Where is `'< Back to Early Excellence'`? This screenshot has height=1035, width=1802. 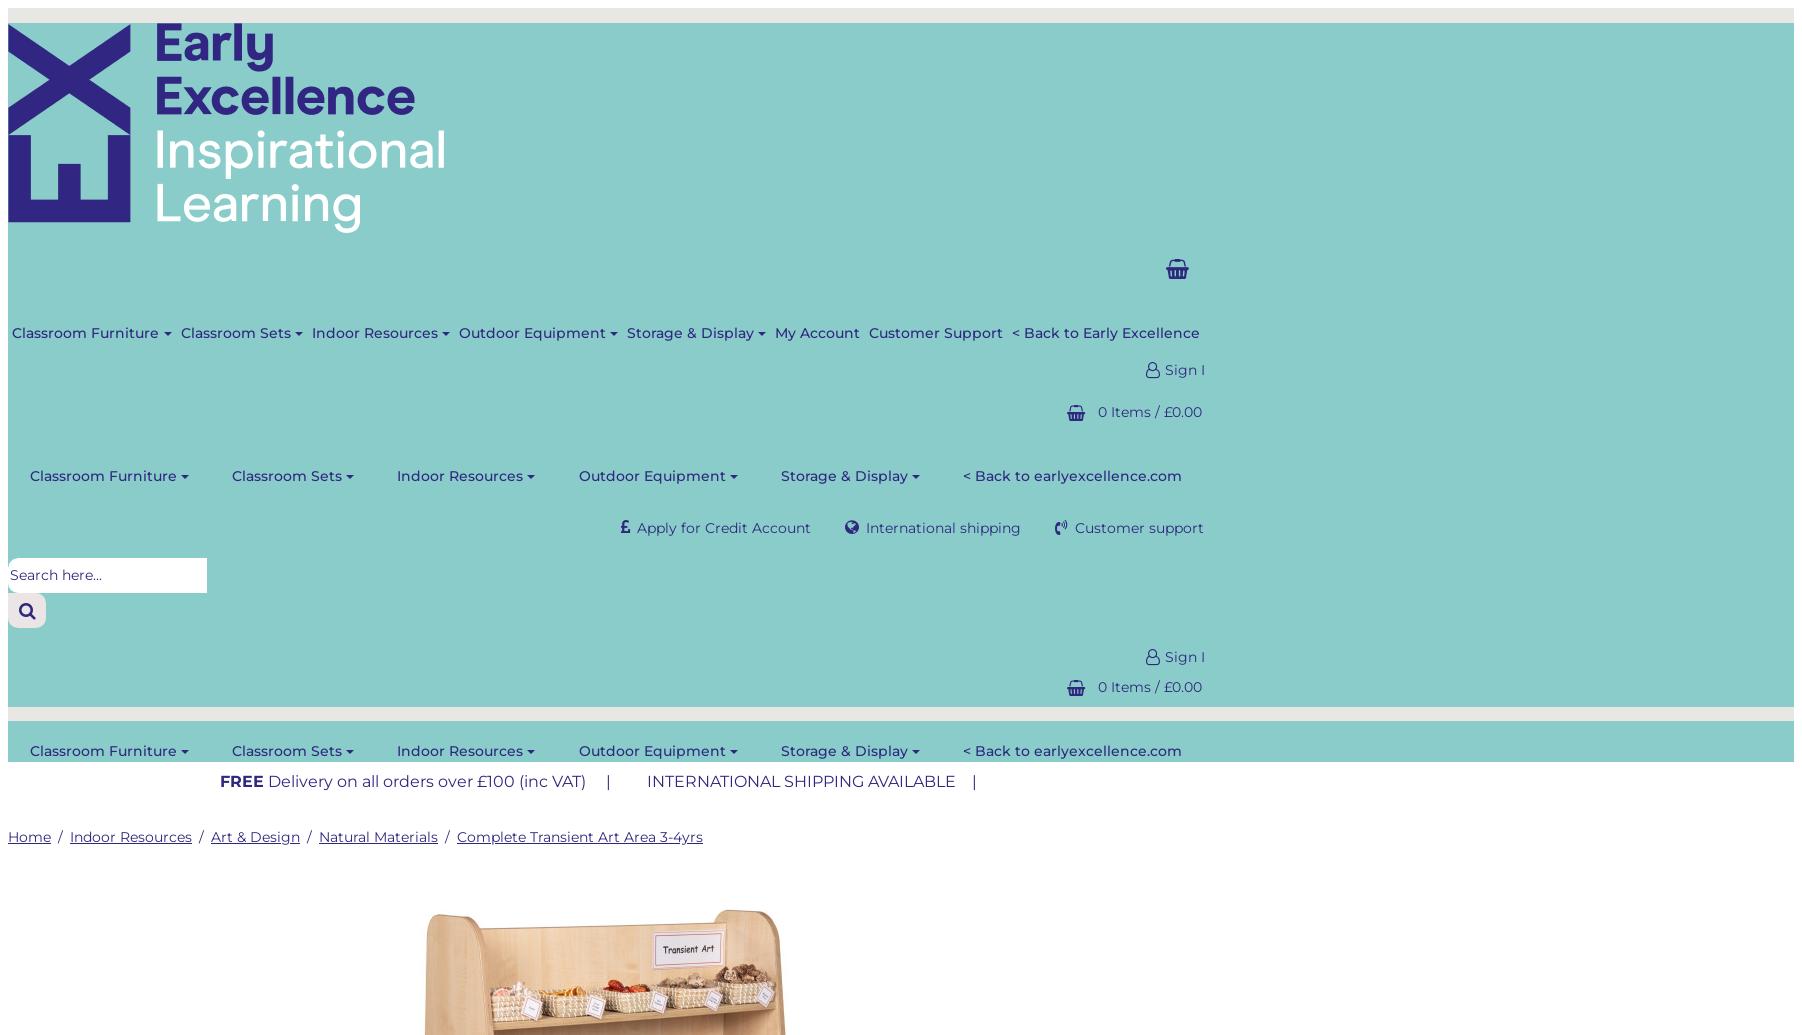 '< Back to Early Excellence' is located at coordinates (1103, 332).